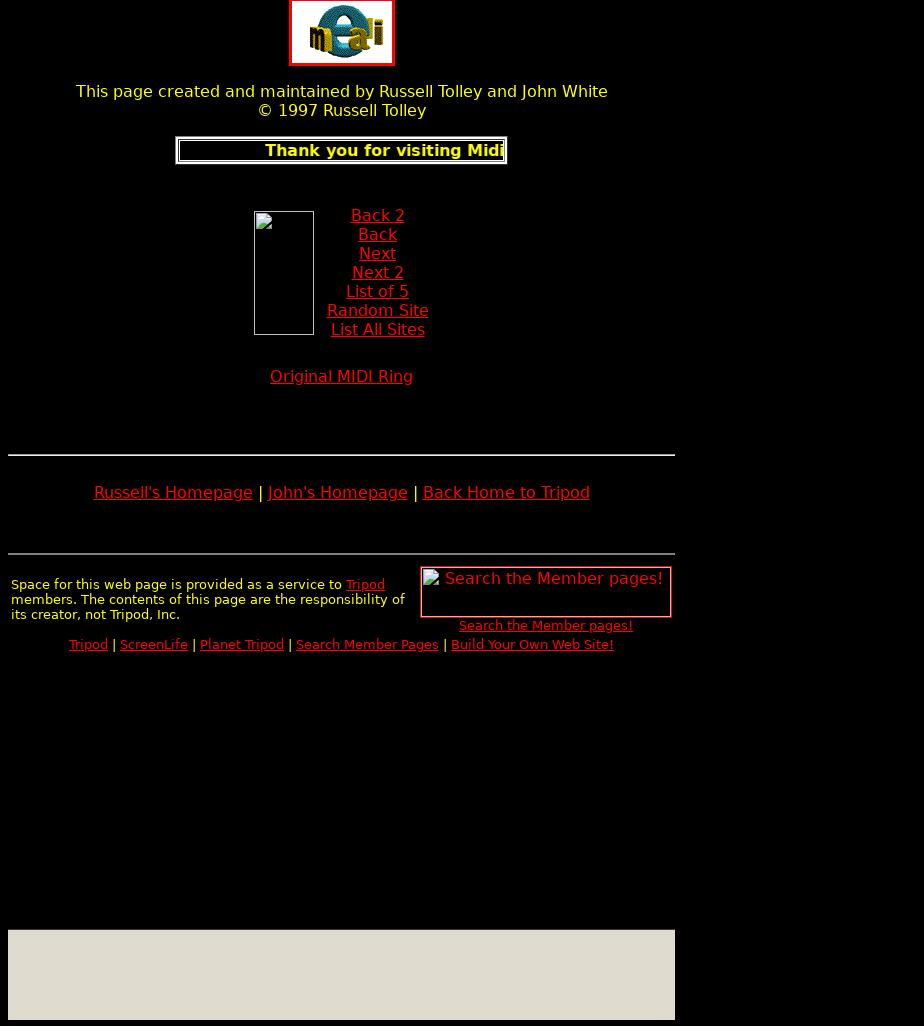 This screenshot has width=924, height=1026. I want to click on 'members.
The contents of this page are the responsibility of its
creator, not Tripod, Inc.', so click(207, 605).